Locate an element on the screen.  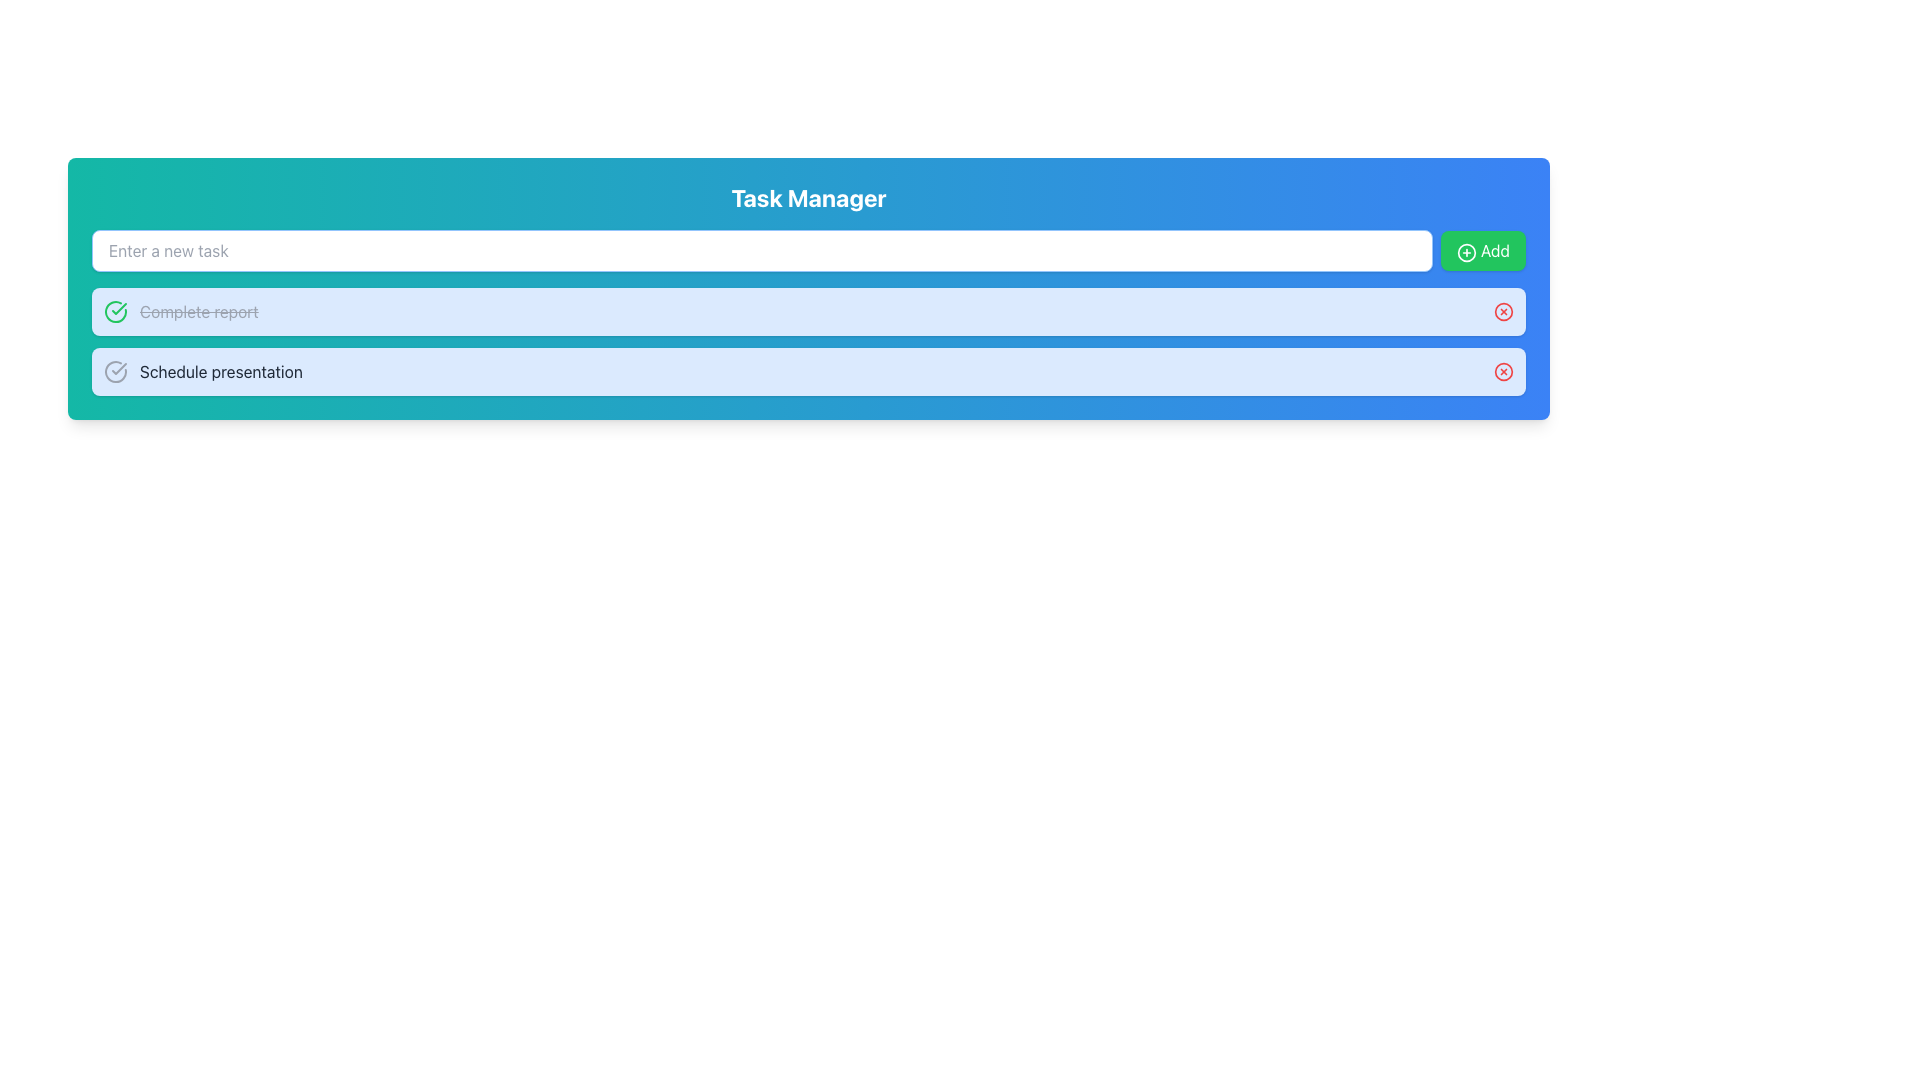
the circular graphic with an arc shape located to the left of the text 'Schedule presentation' in the second row of the task list is located at coordinates (114, 371).